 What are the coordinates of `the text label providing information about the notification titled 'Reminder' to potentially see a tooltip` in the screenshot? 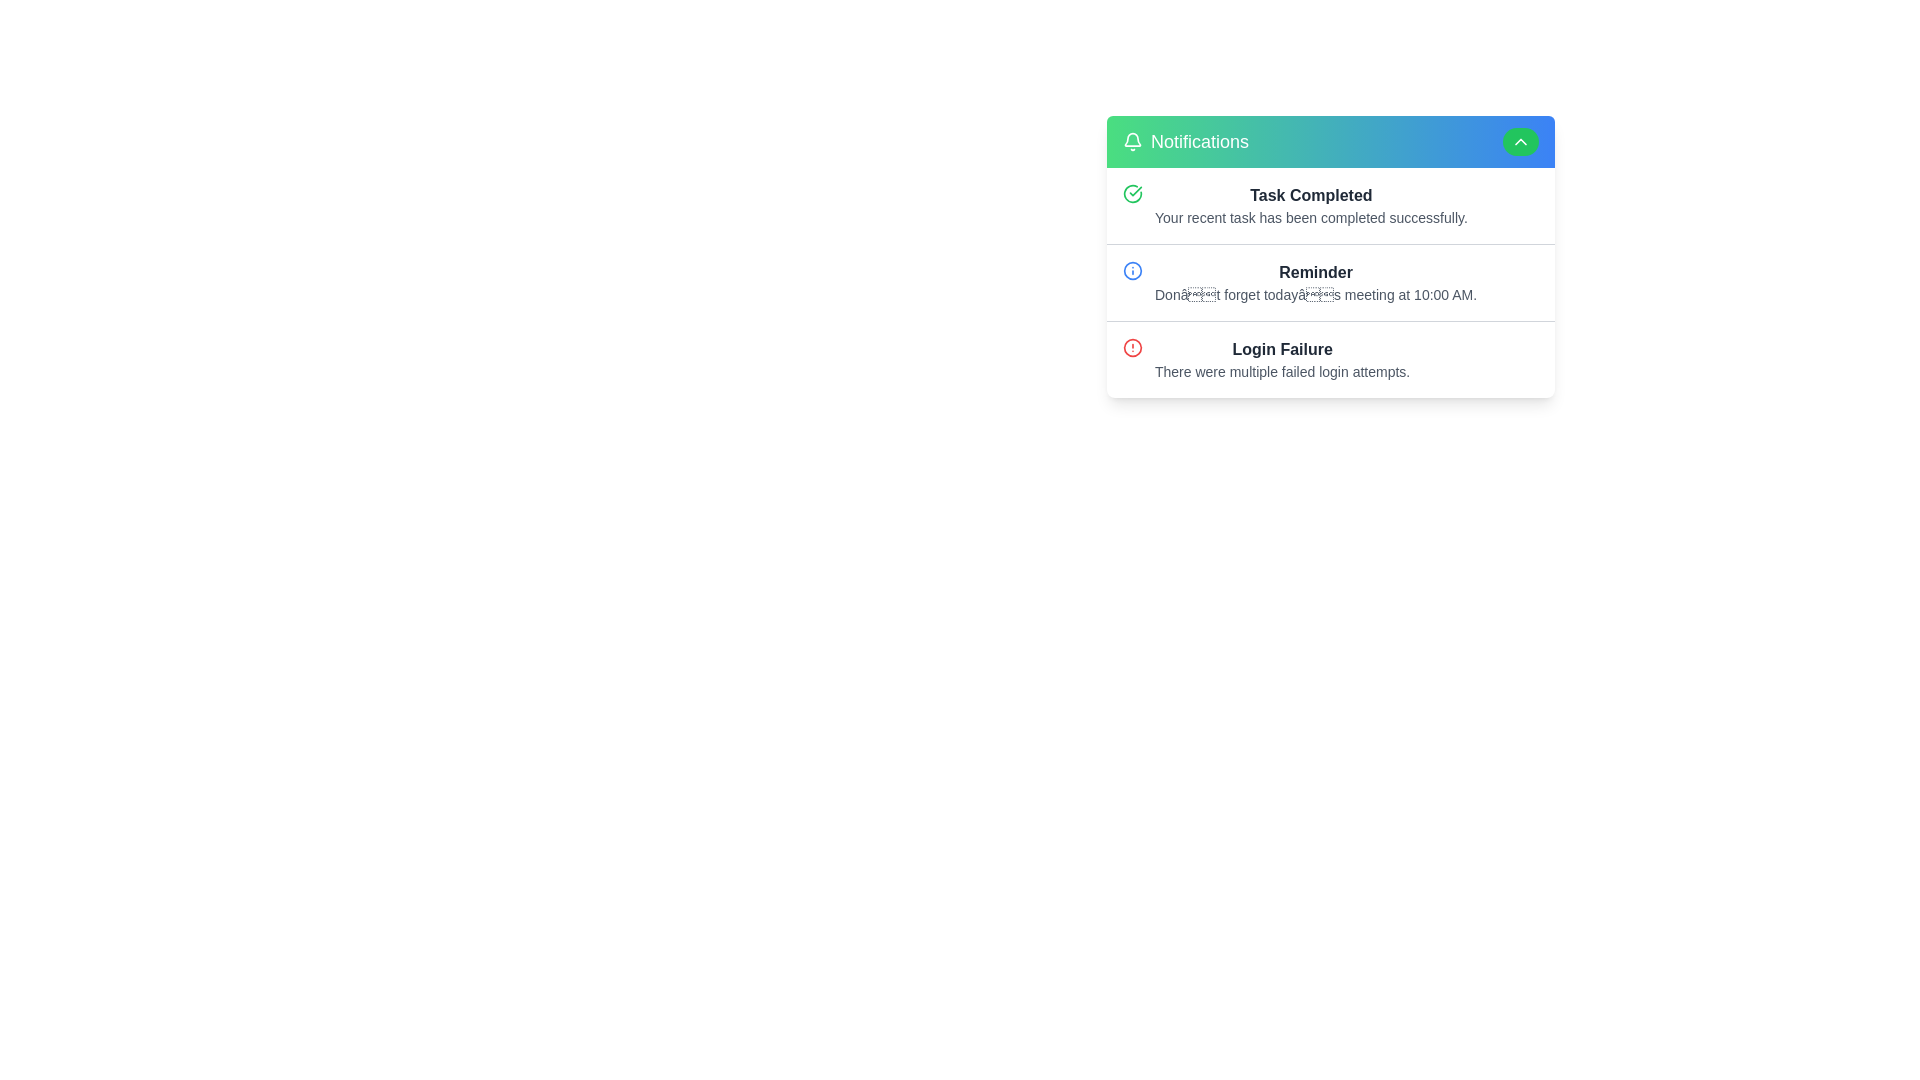 It's located at (1316, 294).